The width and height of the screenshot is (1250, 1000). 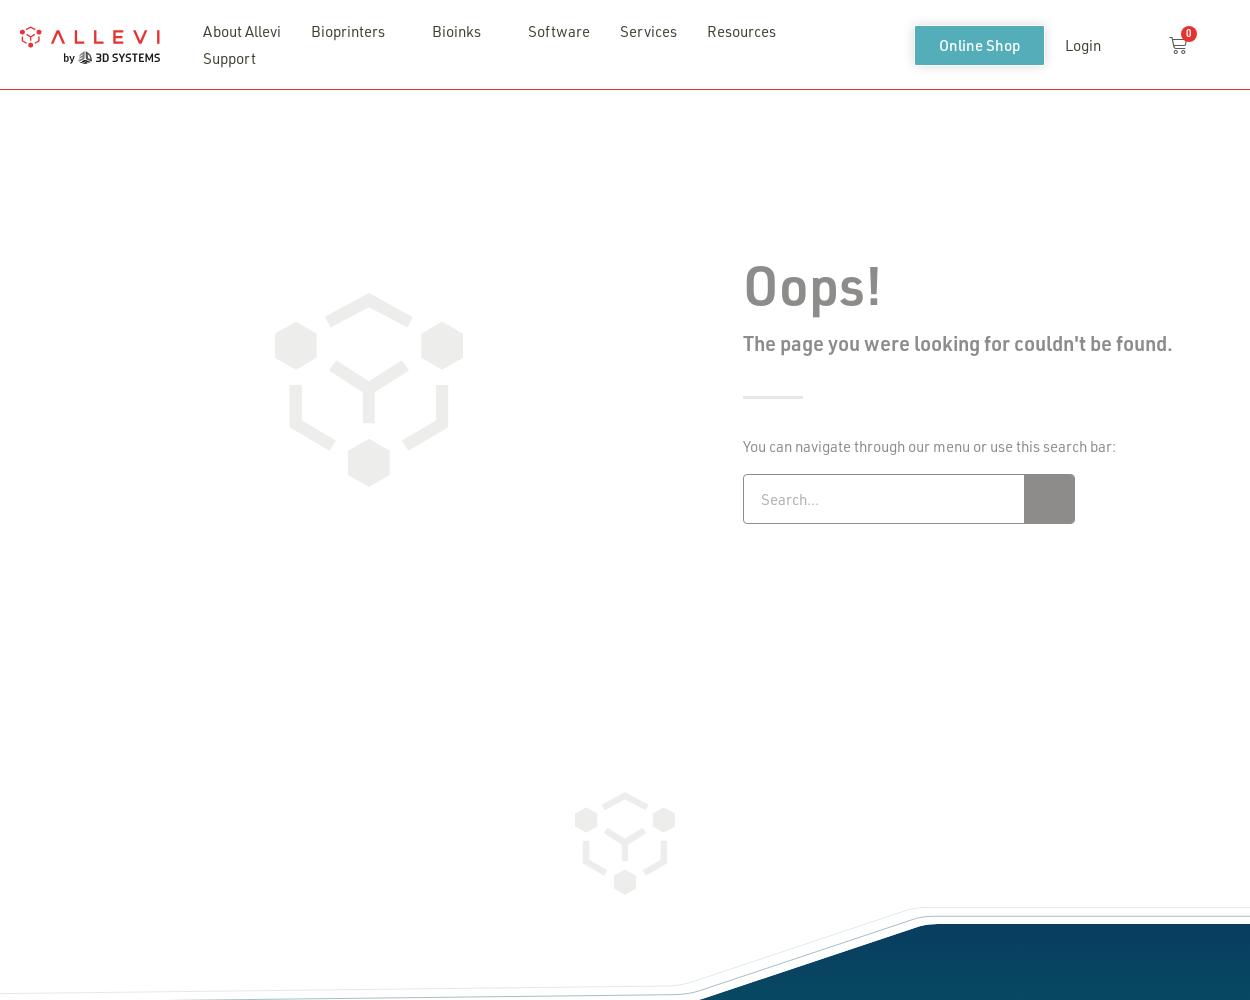 I want to click on 'You can navigate through our menu or use this search bar:', so click(x=929, y=444).